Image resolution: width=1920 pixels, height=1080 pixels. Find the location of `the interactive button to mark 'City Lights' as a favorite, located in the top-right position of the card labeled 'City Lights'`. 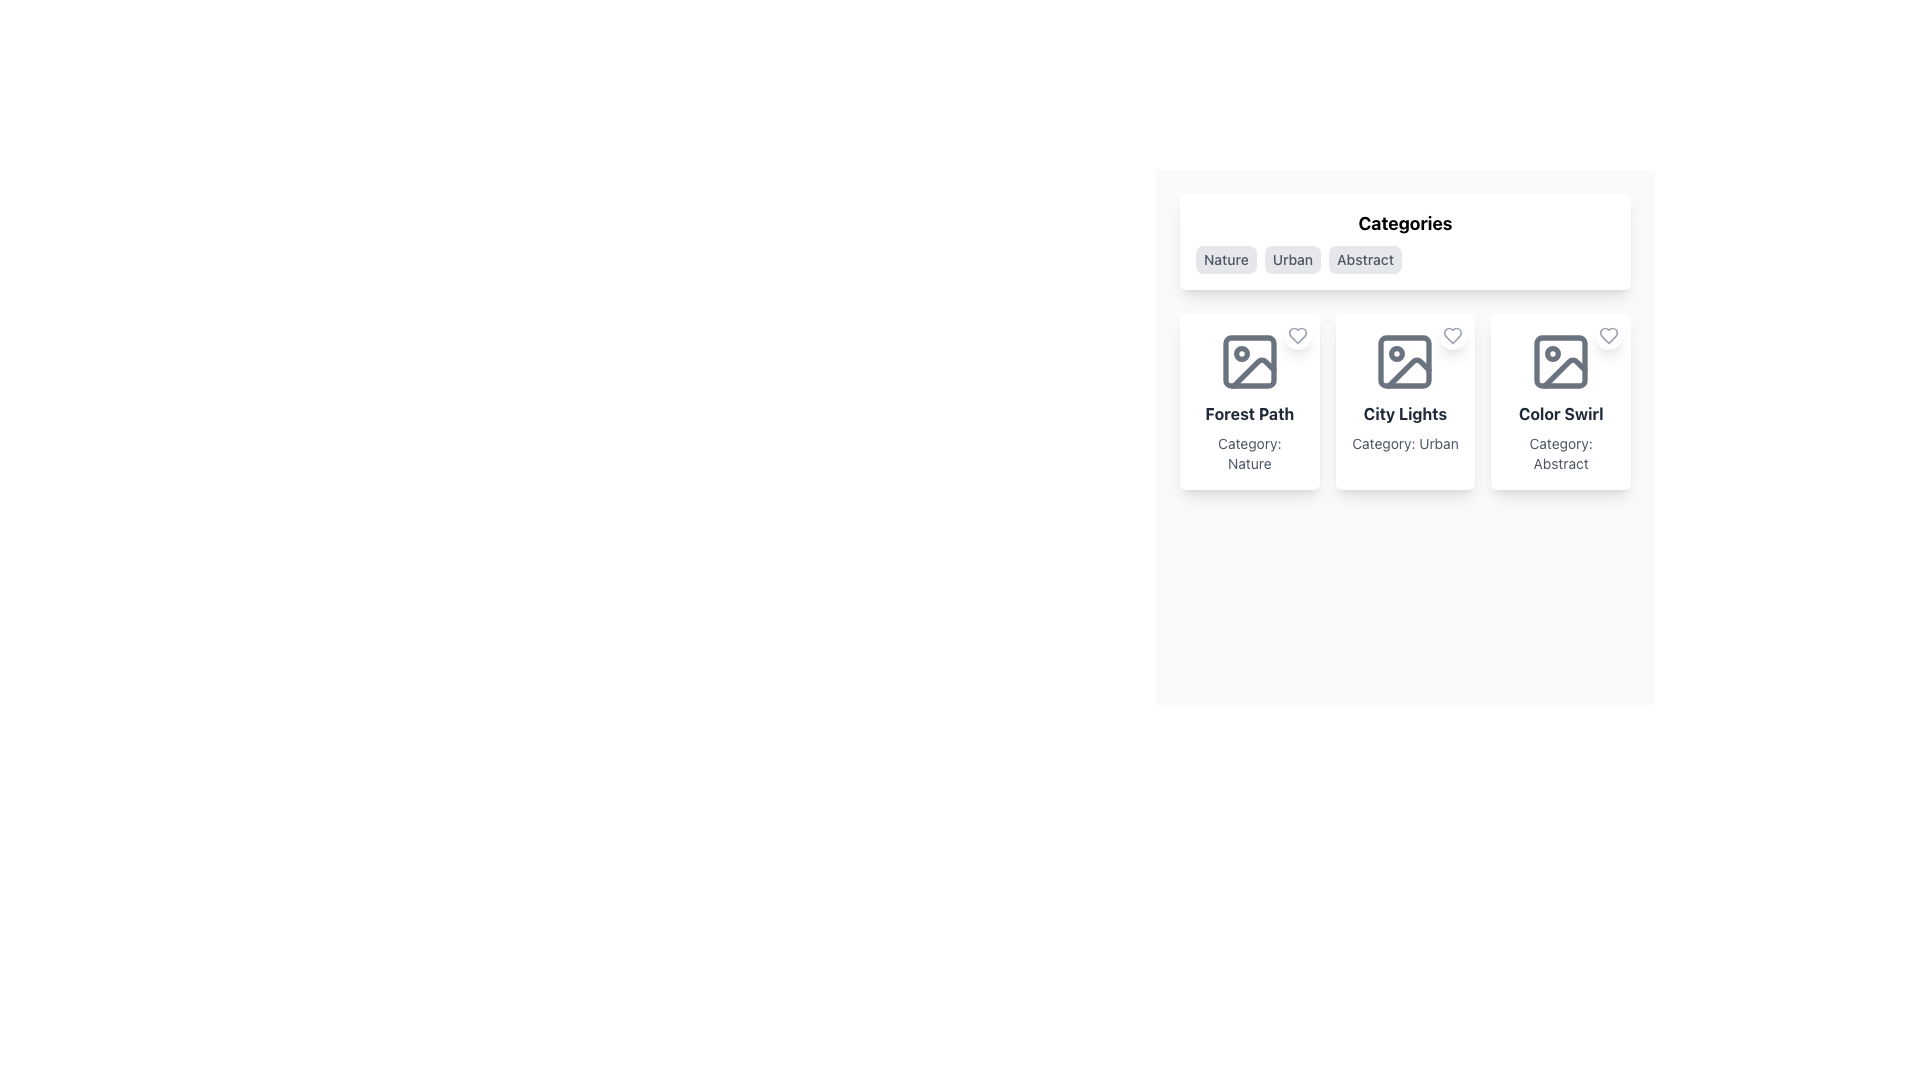

the interactive button to mark 'City Lights' as a favorite, located in the top-right position of the card labeled 'City Lights' is located at coordinates (1453, 334).